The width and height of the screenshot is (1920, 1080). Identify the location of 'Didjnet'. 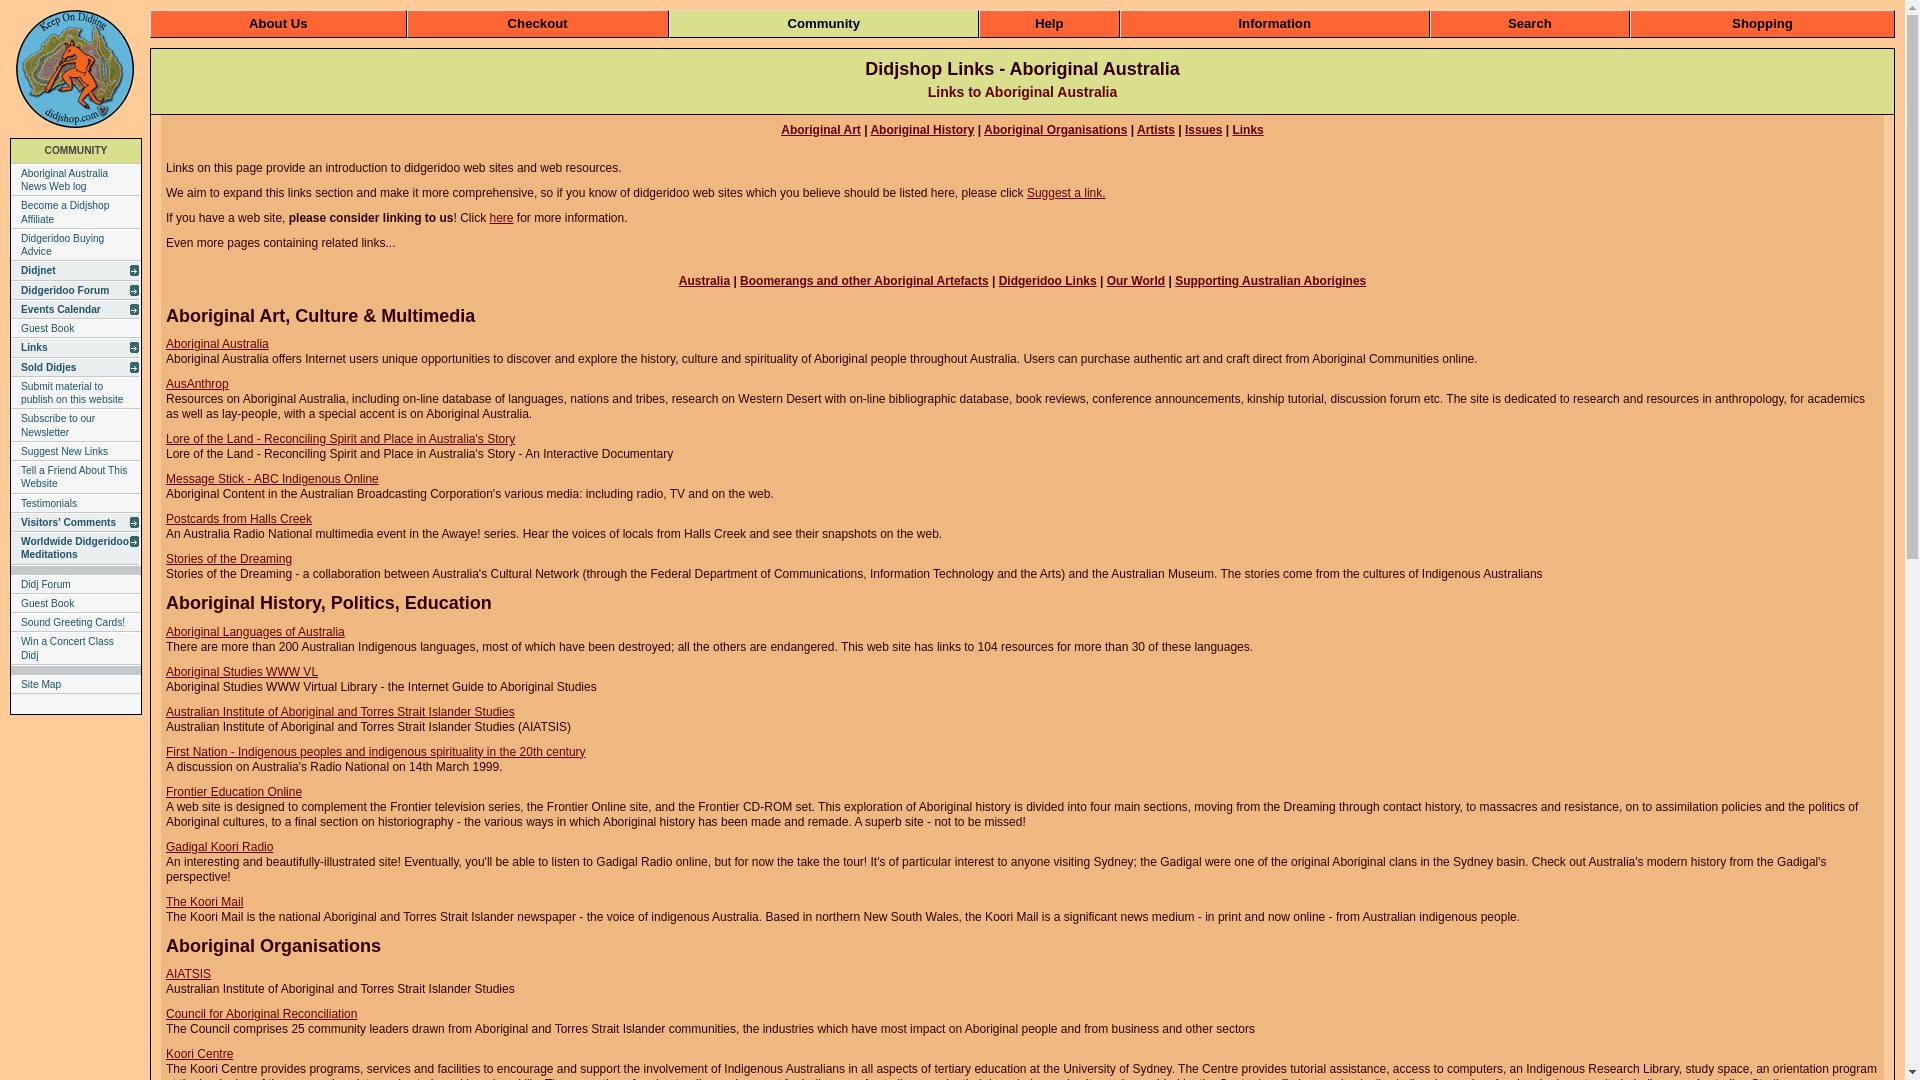
(10, 270).